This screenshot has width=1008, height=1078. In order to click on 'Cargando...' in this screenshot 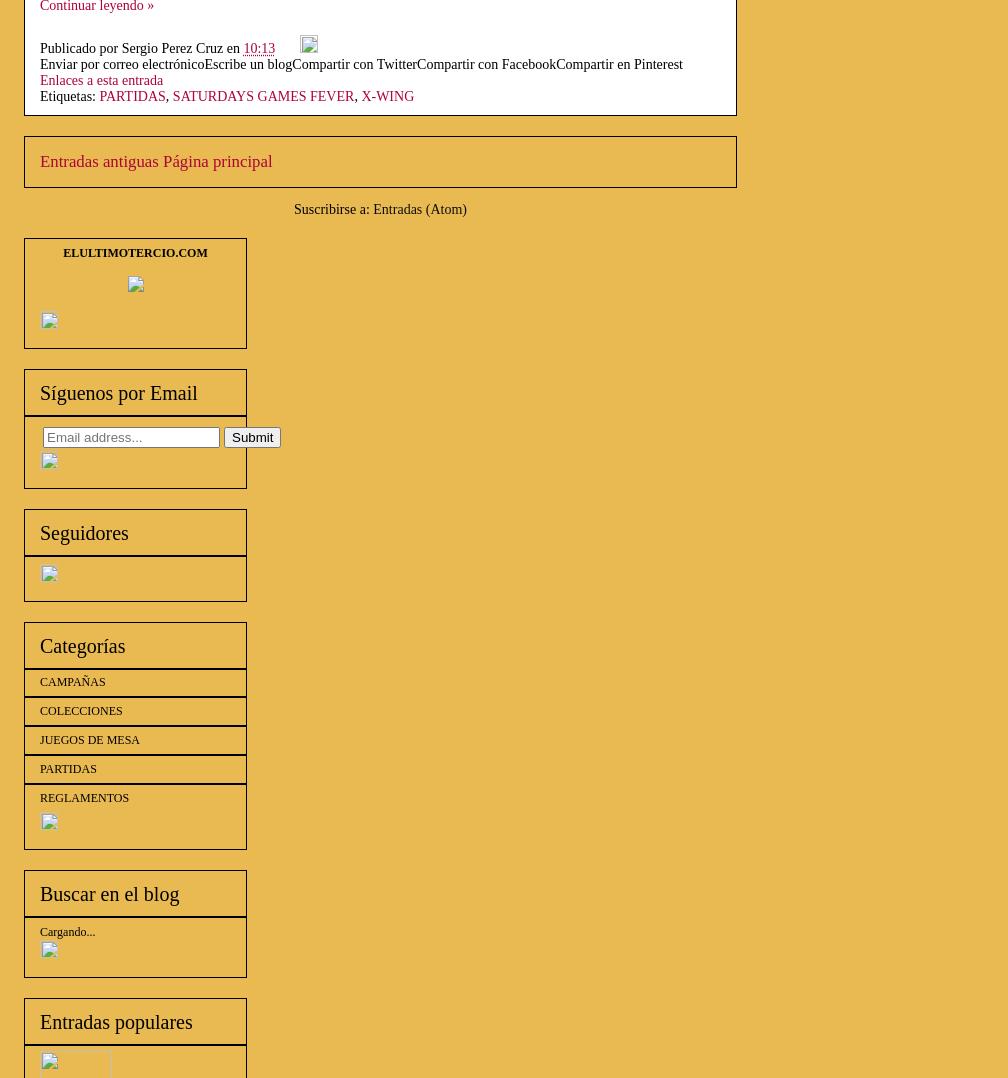, I will do `click(40, 931)`.